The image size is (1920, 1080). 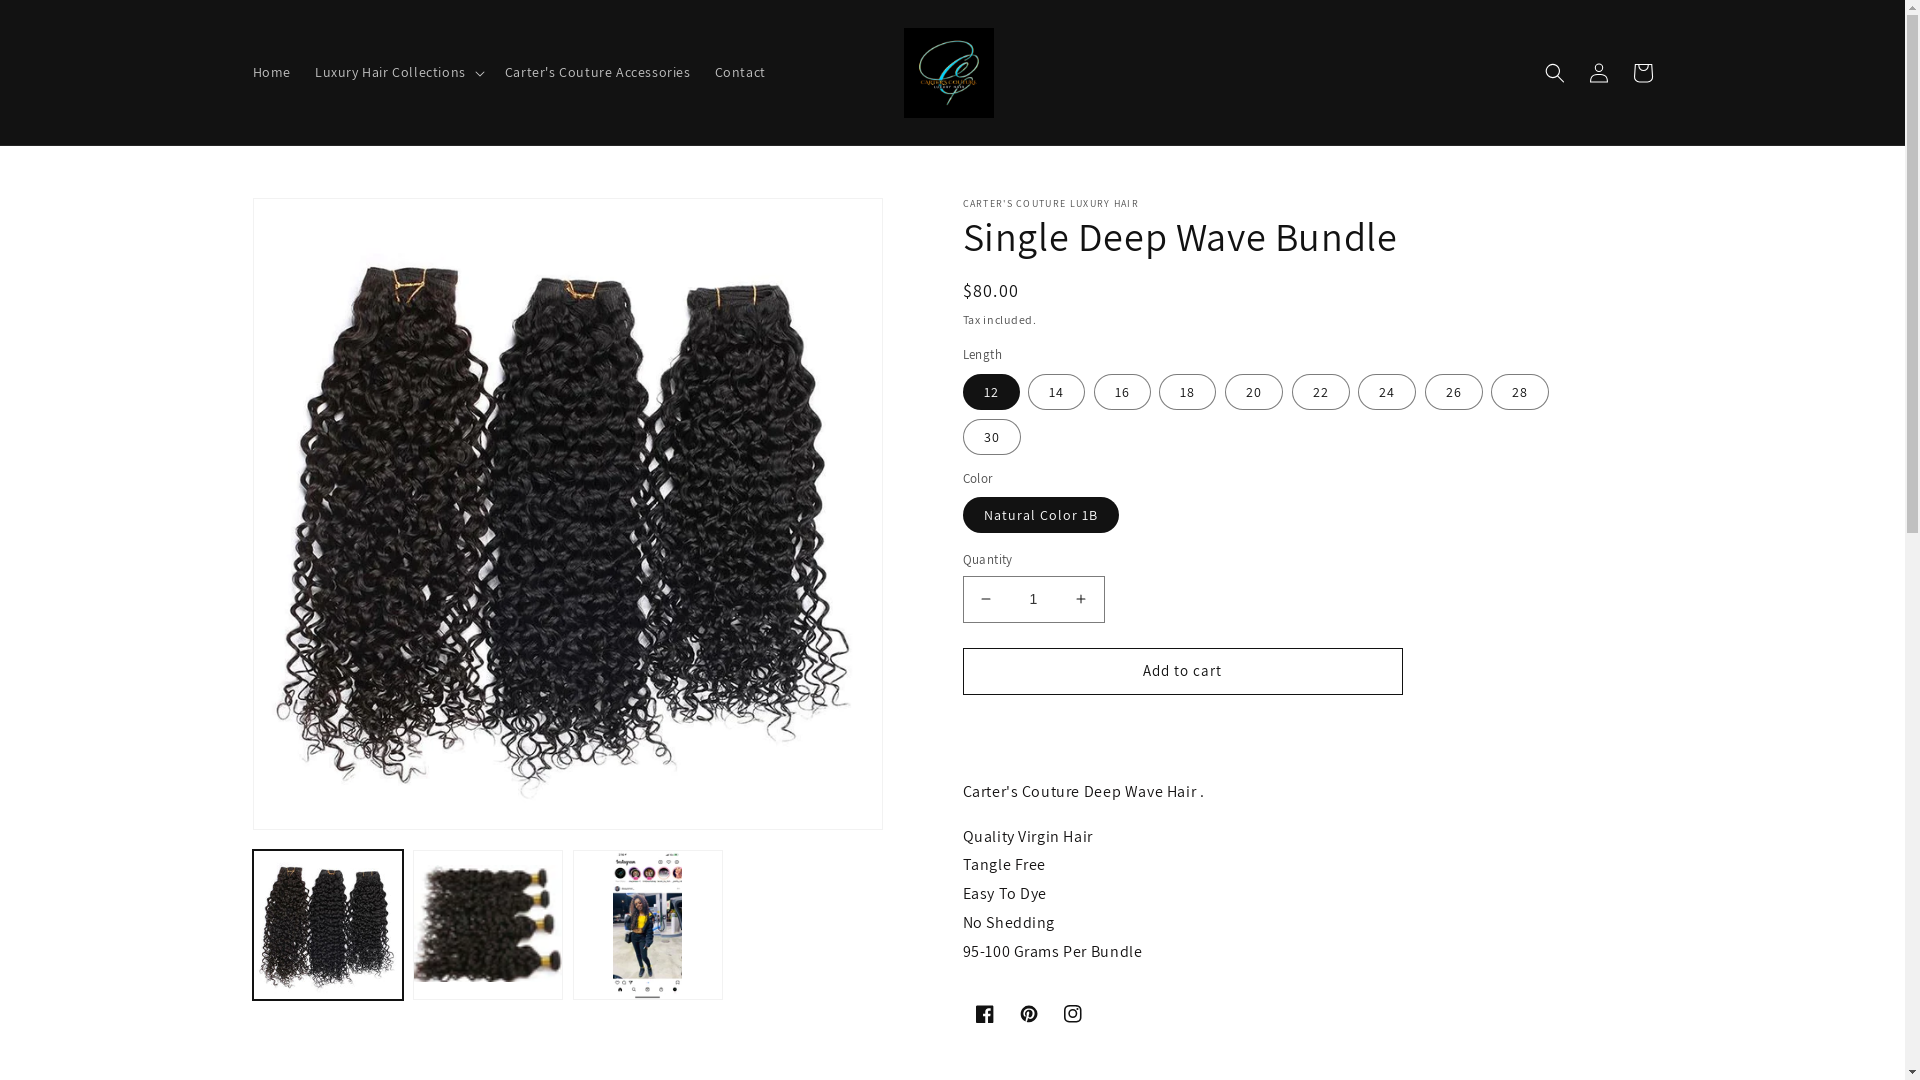 I want to click on 'Cart', so click(x=1641, y=71).